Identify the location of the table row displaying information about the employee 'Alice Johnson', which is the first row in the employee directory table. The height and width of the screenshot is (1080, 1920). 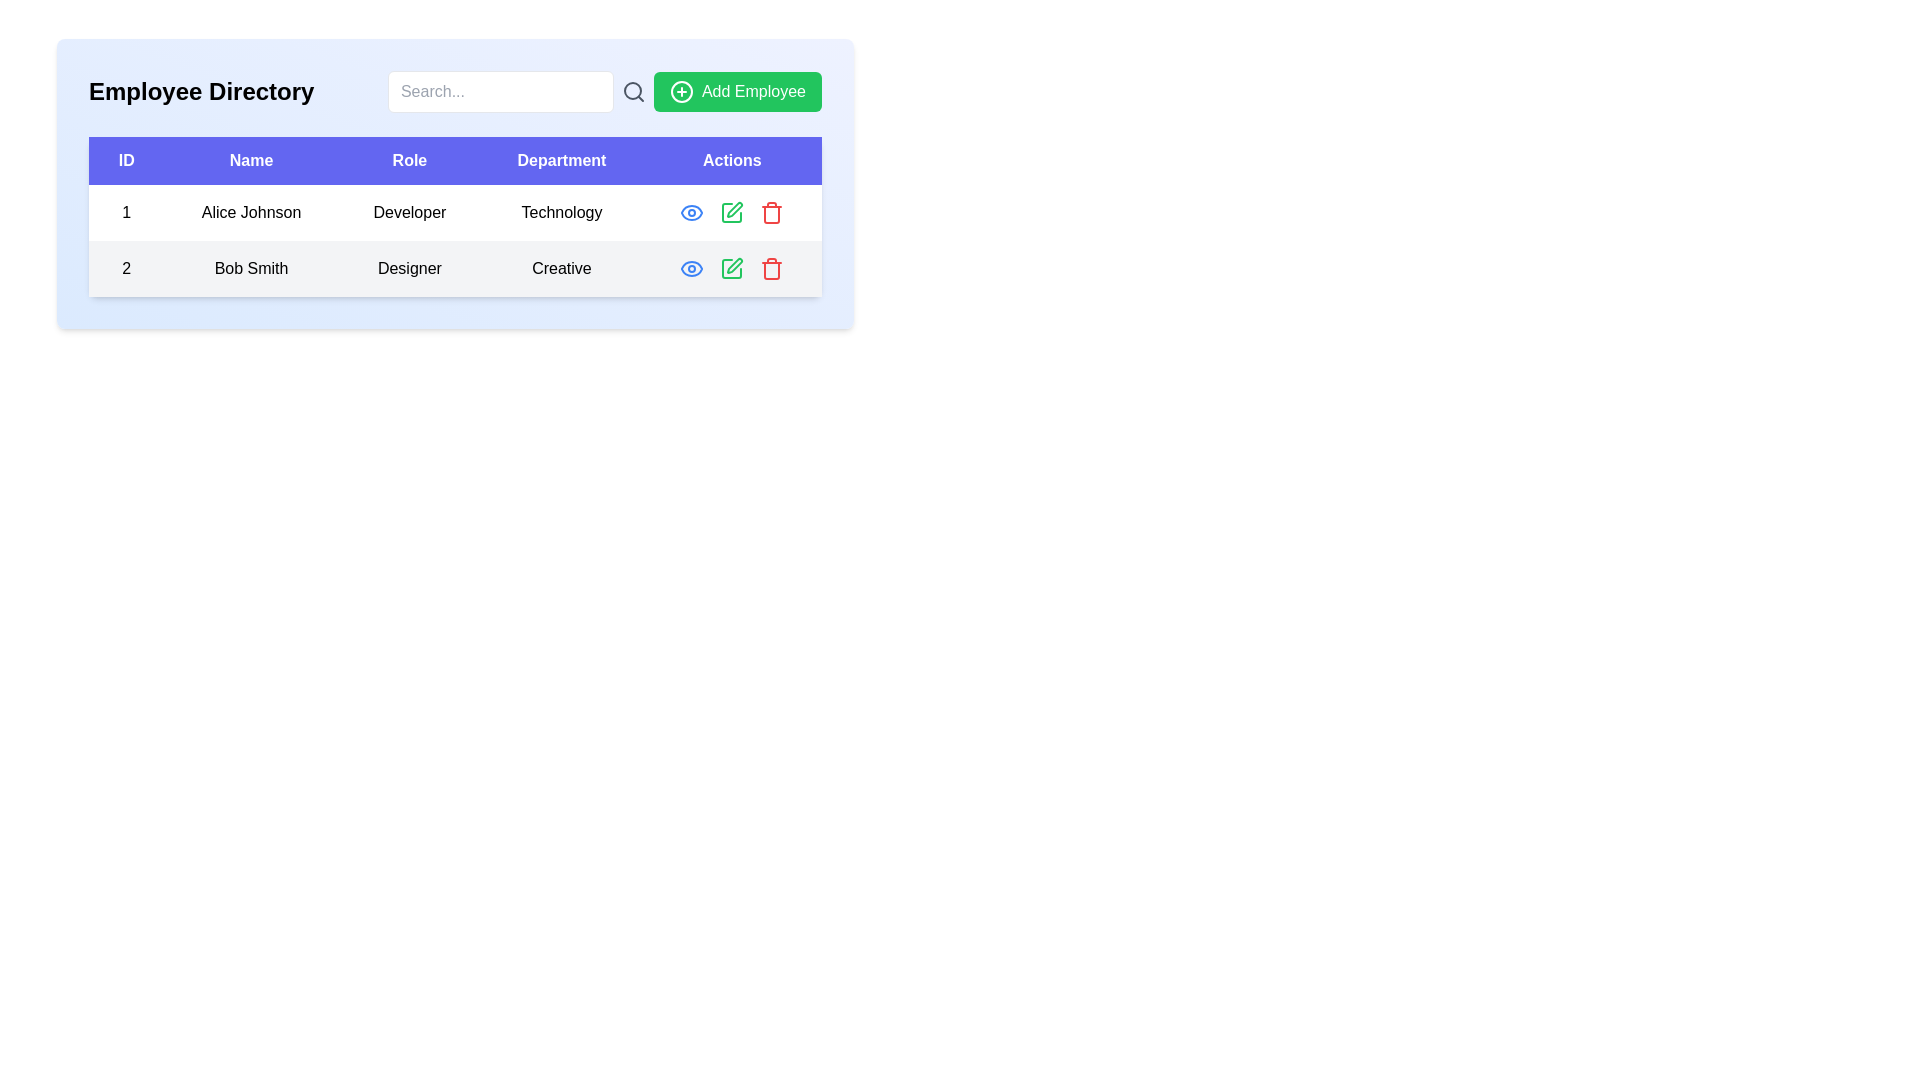
(454, 212).